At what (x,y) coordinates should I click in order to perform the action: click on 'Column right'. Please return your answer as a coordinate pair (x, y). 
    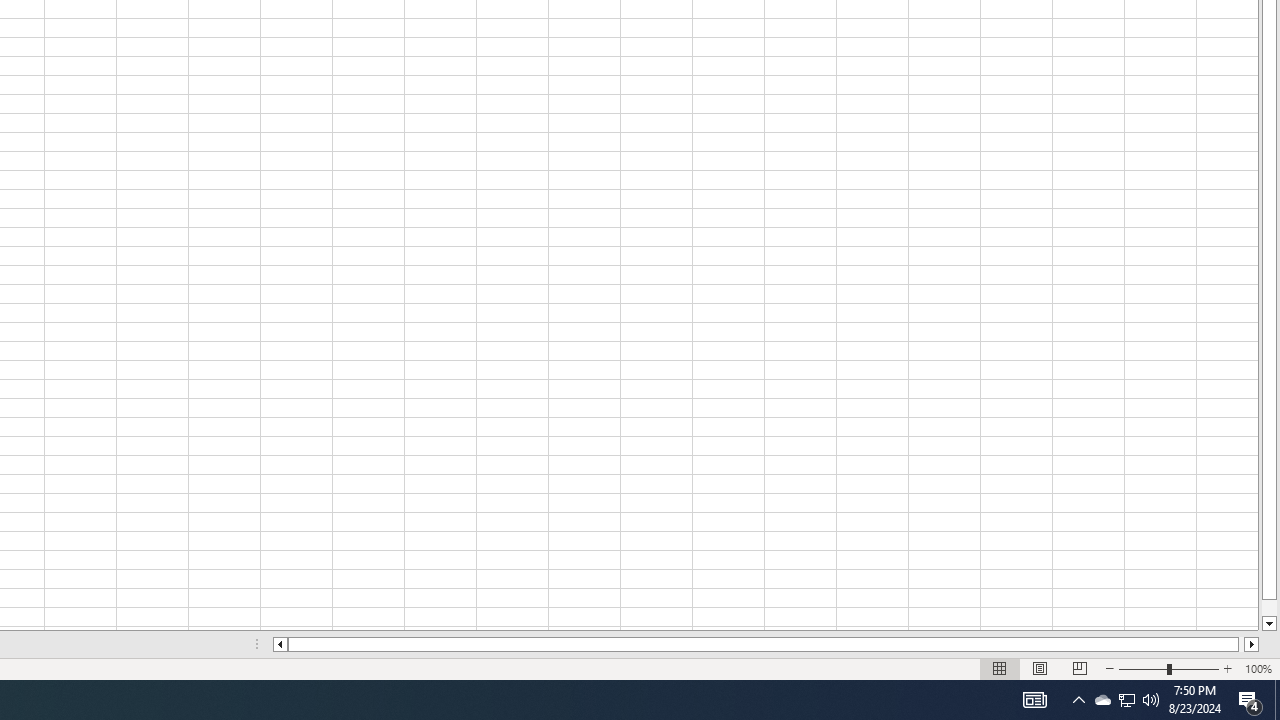
    Looking at the image, I should click on (1251, 644).